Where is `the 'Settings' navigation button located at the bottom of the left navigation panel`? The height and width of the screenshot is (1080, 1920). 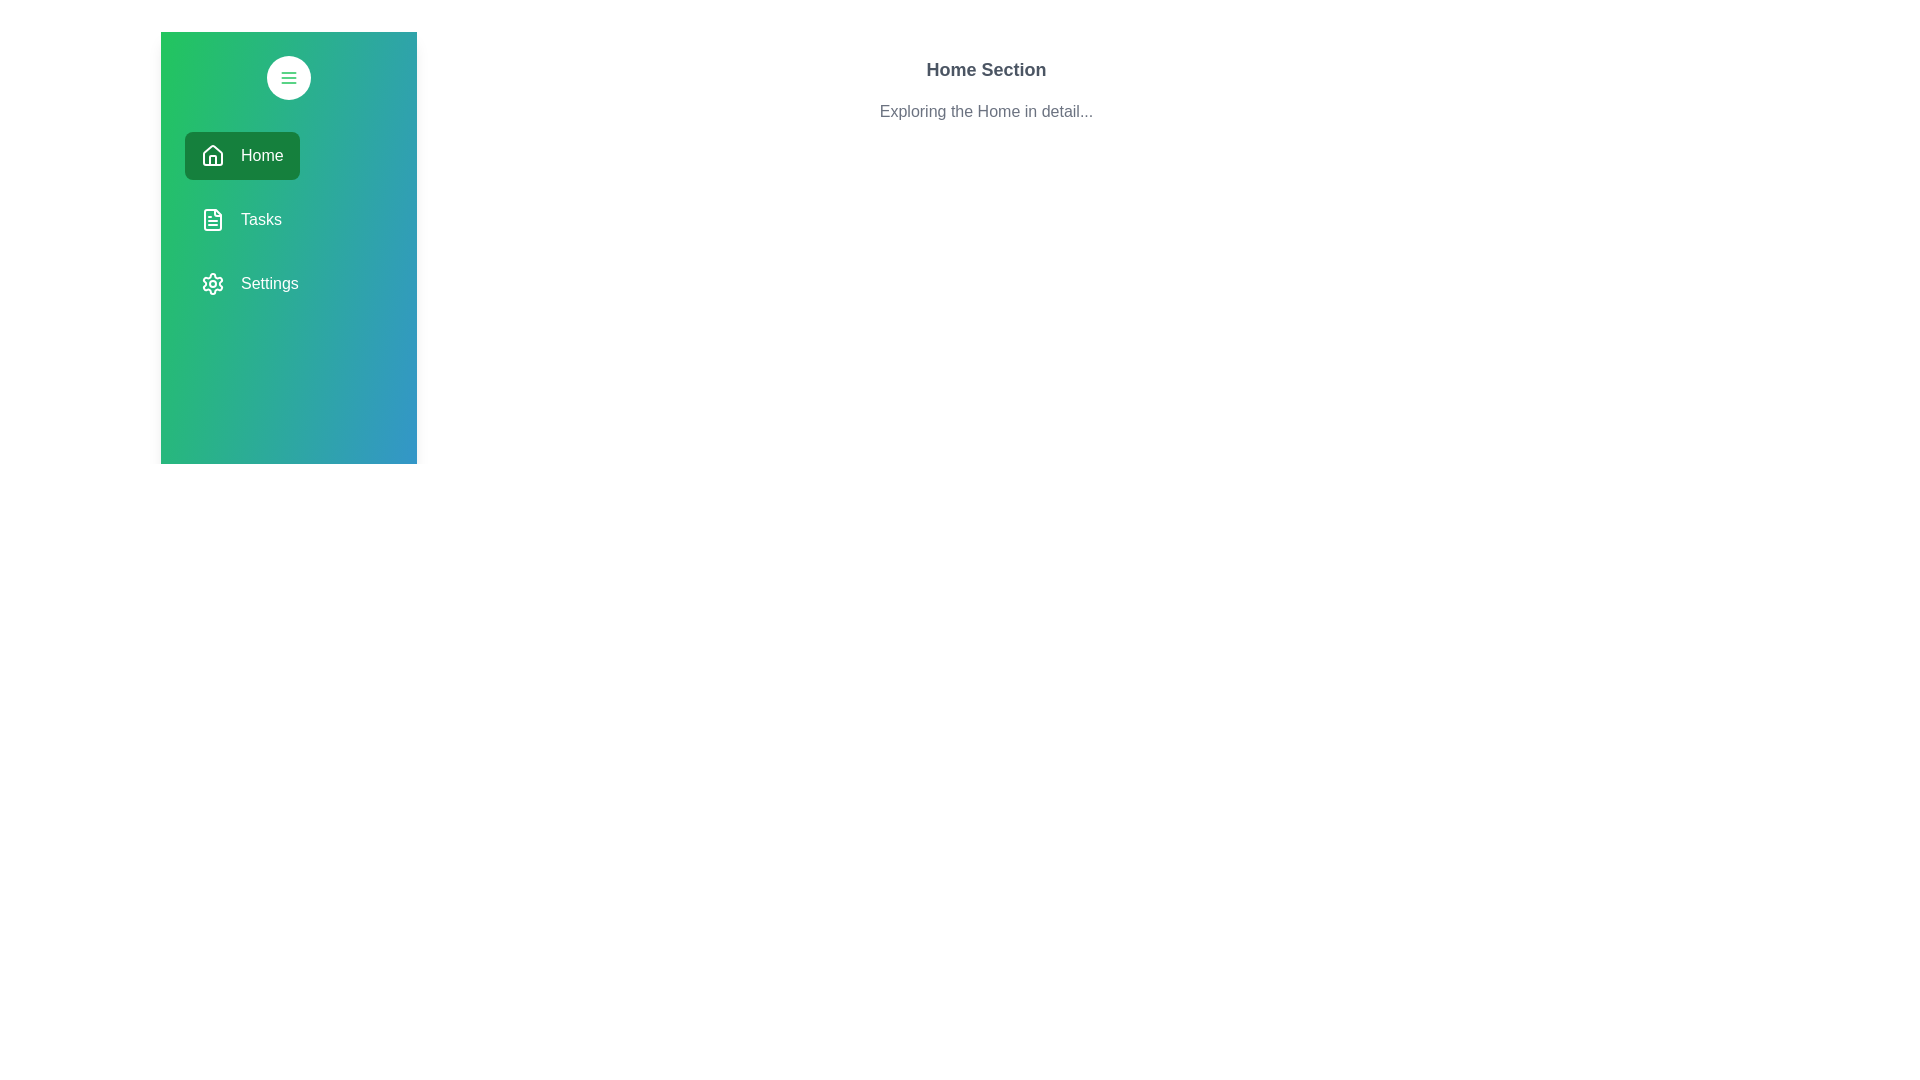 the 'Settings' navigation button located at the bottom of the left navigation panel is located at coordinates (248, 284).